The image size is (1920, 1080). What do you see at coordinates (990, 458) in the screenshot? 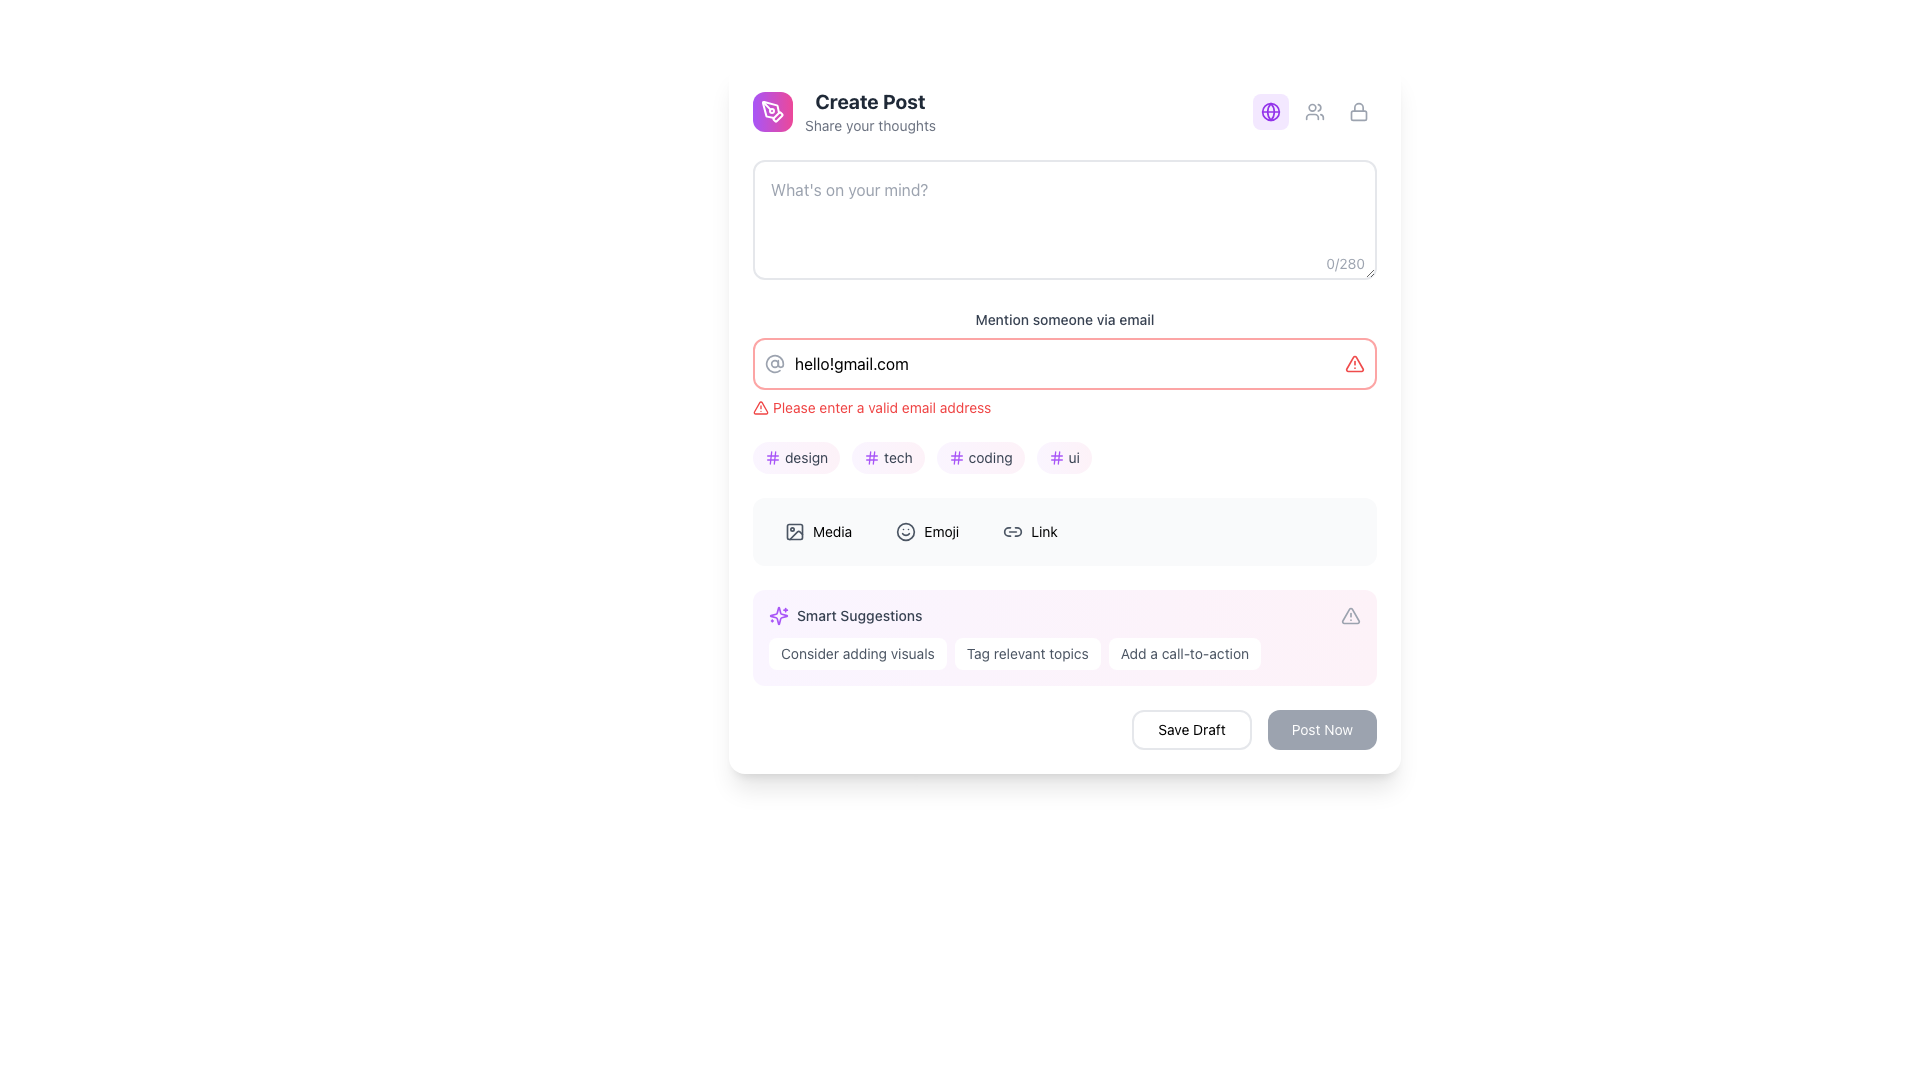
I see `the non-interactive text label indicating the topic 'coding', which is part of a horizontally aligned pill in a row of similar hashtag pills below an email input box` at bounding box center [990, 458].